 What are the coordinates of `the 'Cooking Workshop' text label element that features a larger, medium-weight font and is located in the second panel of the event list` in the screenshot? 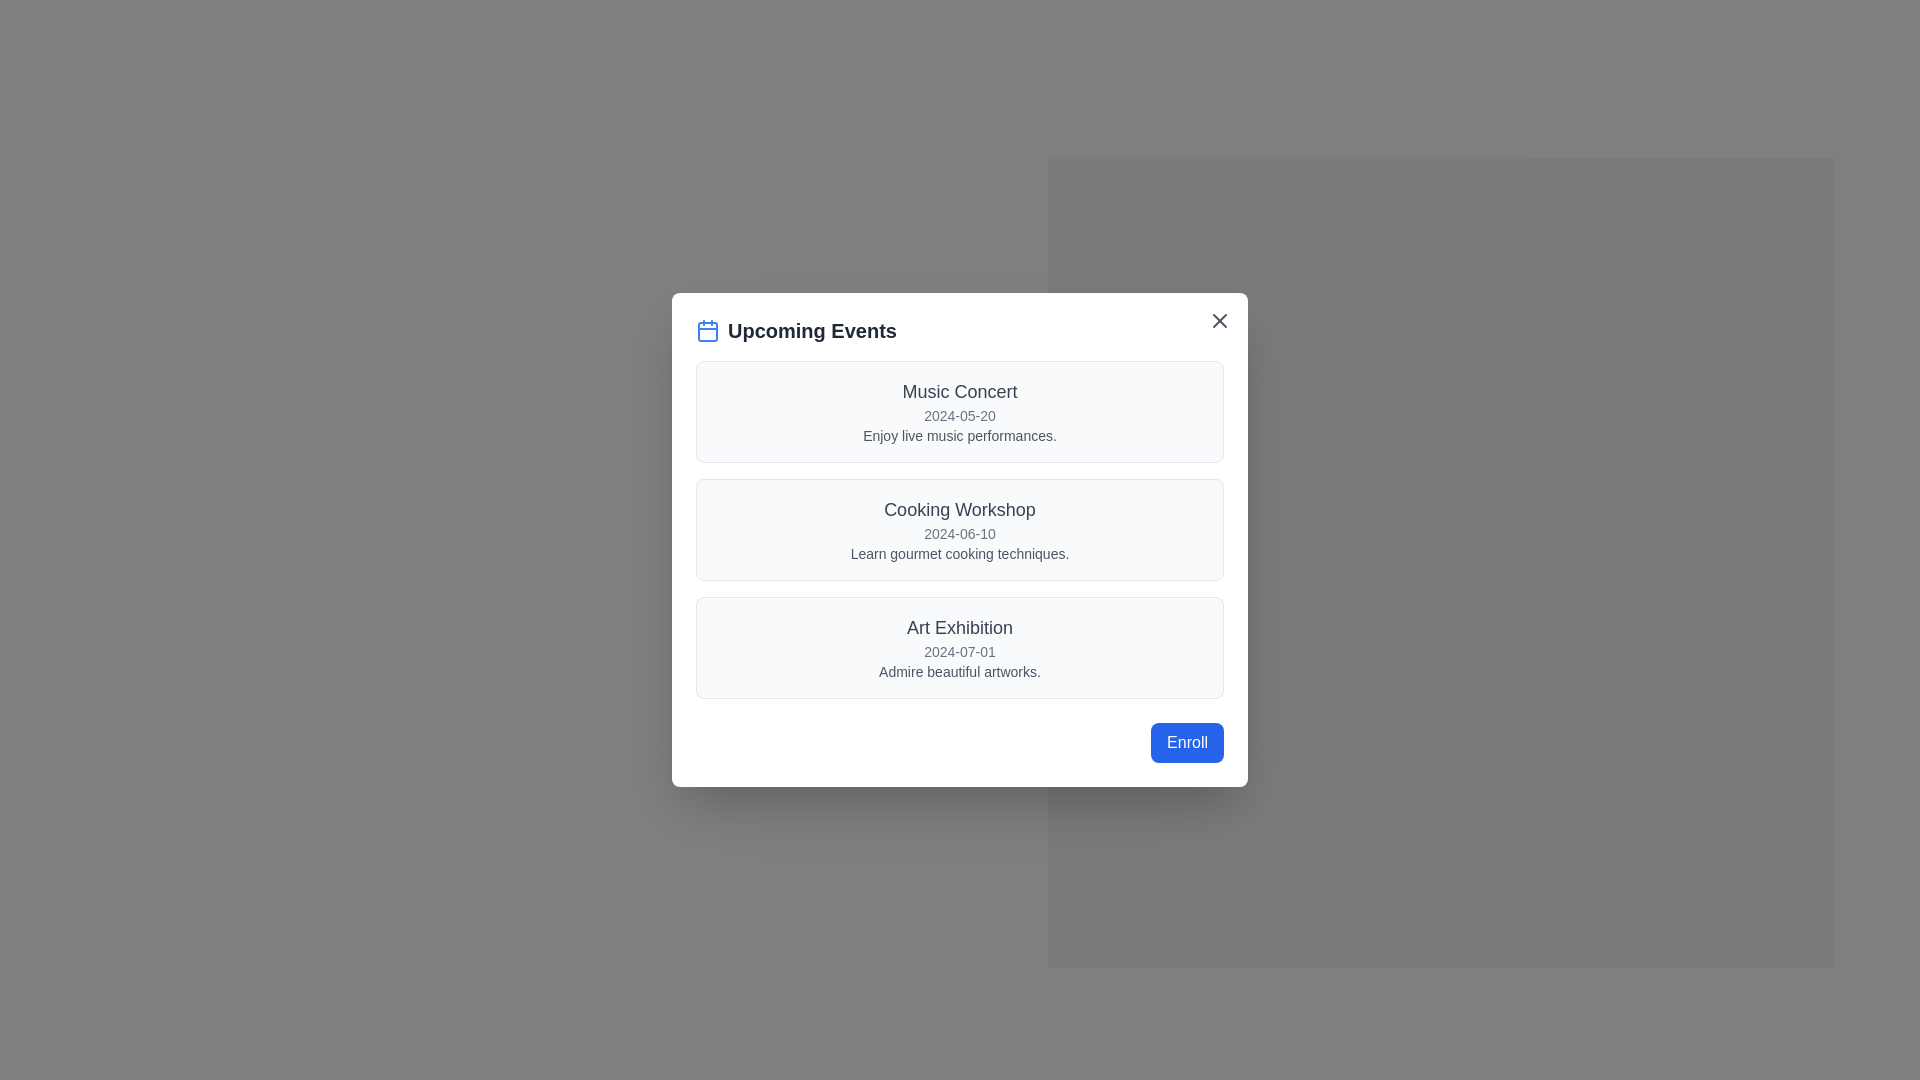 It's located at (960, 508).